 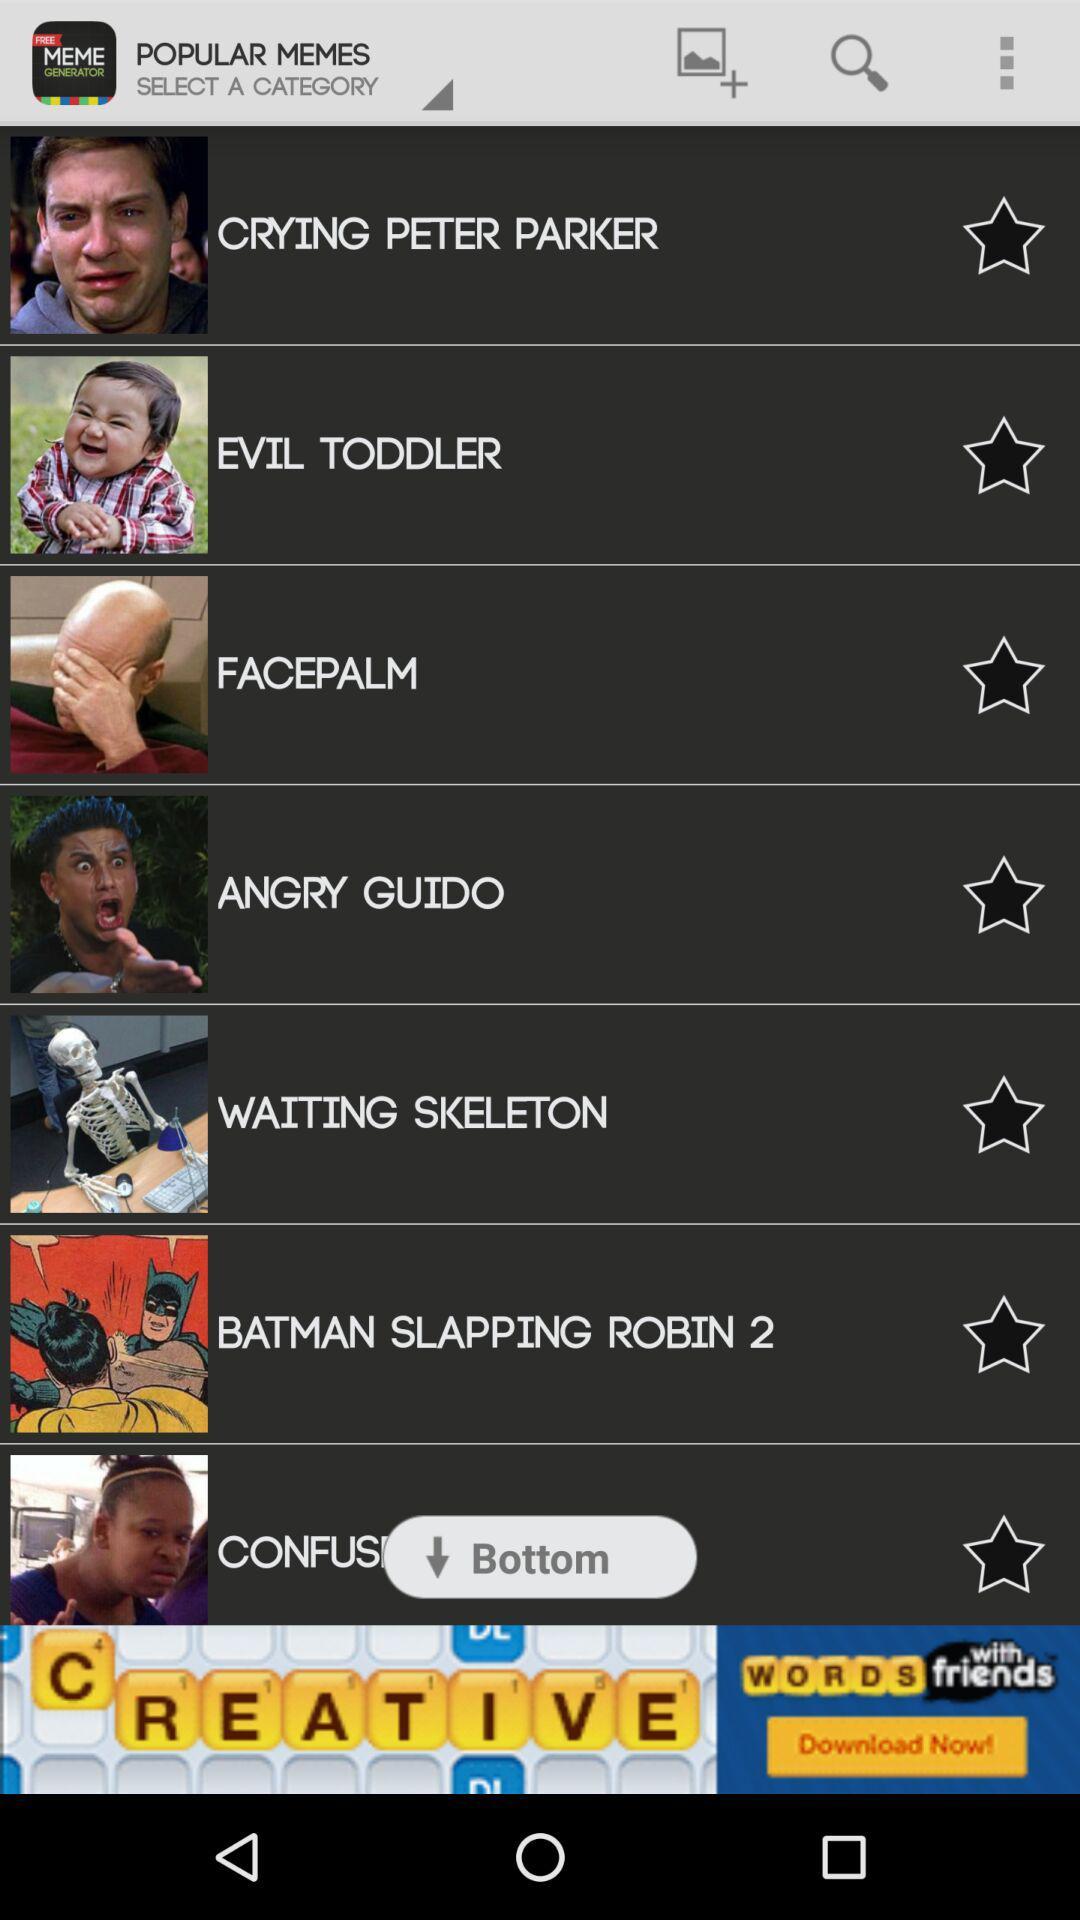 I want to click on favorite, so click(x=1003, y=1333).